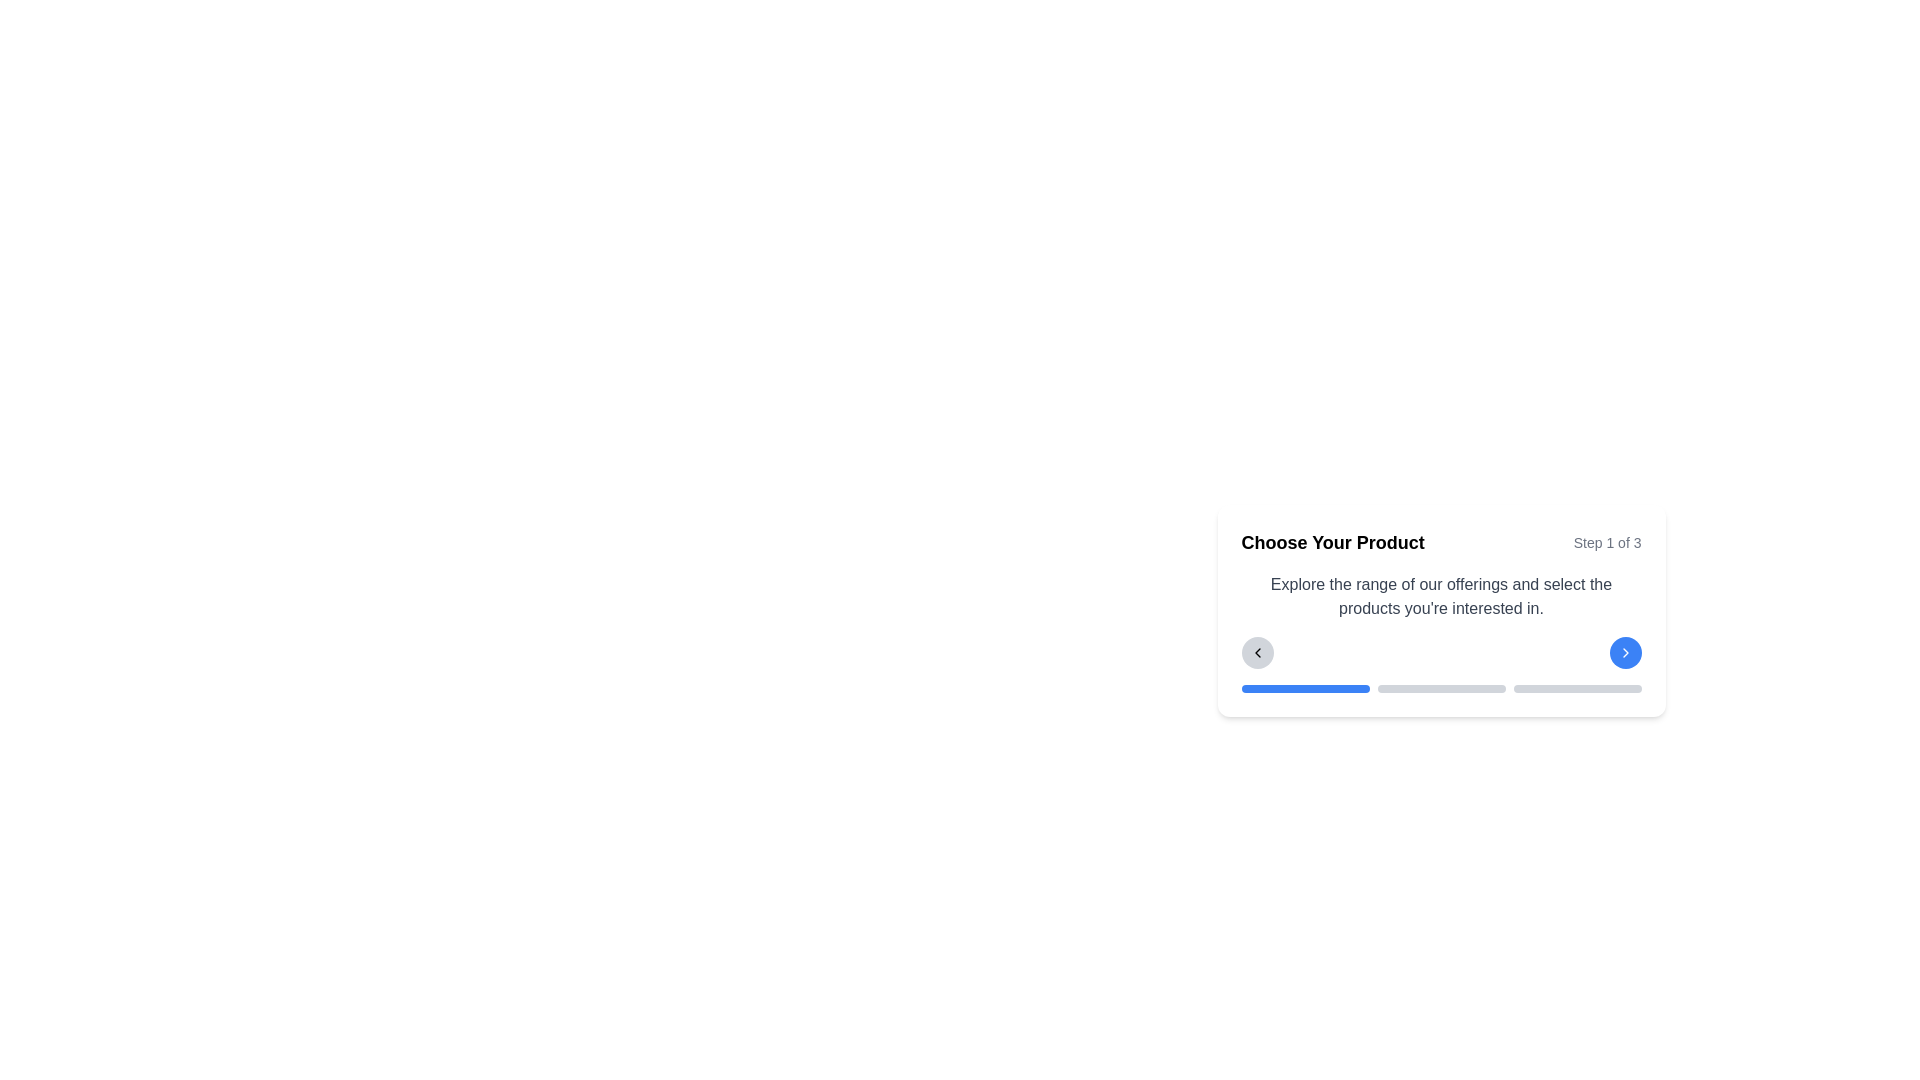 This screenshot has height=1080, width=1920. Describe the element at coordinates (1625, 652) in the screenshot. I see `the small right-pointing chevron icon with a blue background located in a circular button on the far right of the navigation control area` at that location.